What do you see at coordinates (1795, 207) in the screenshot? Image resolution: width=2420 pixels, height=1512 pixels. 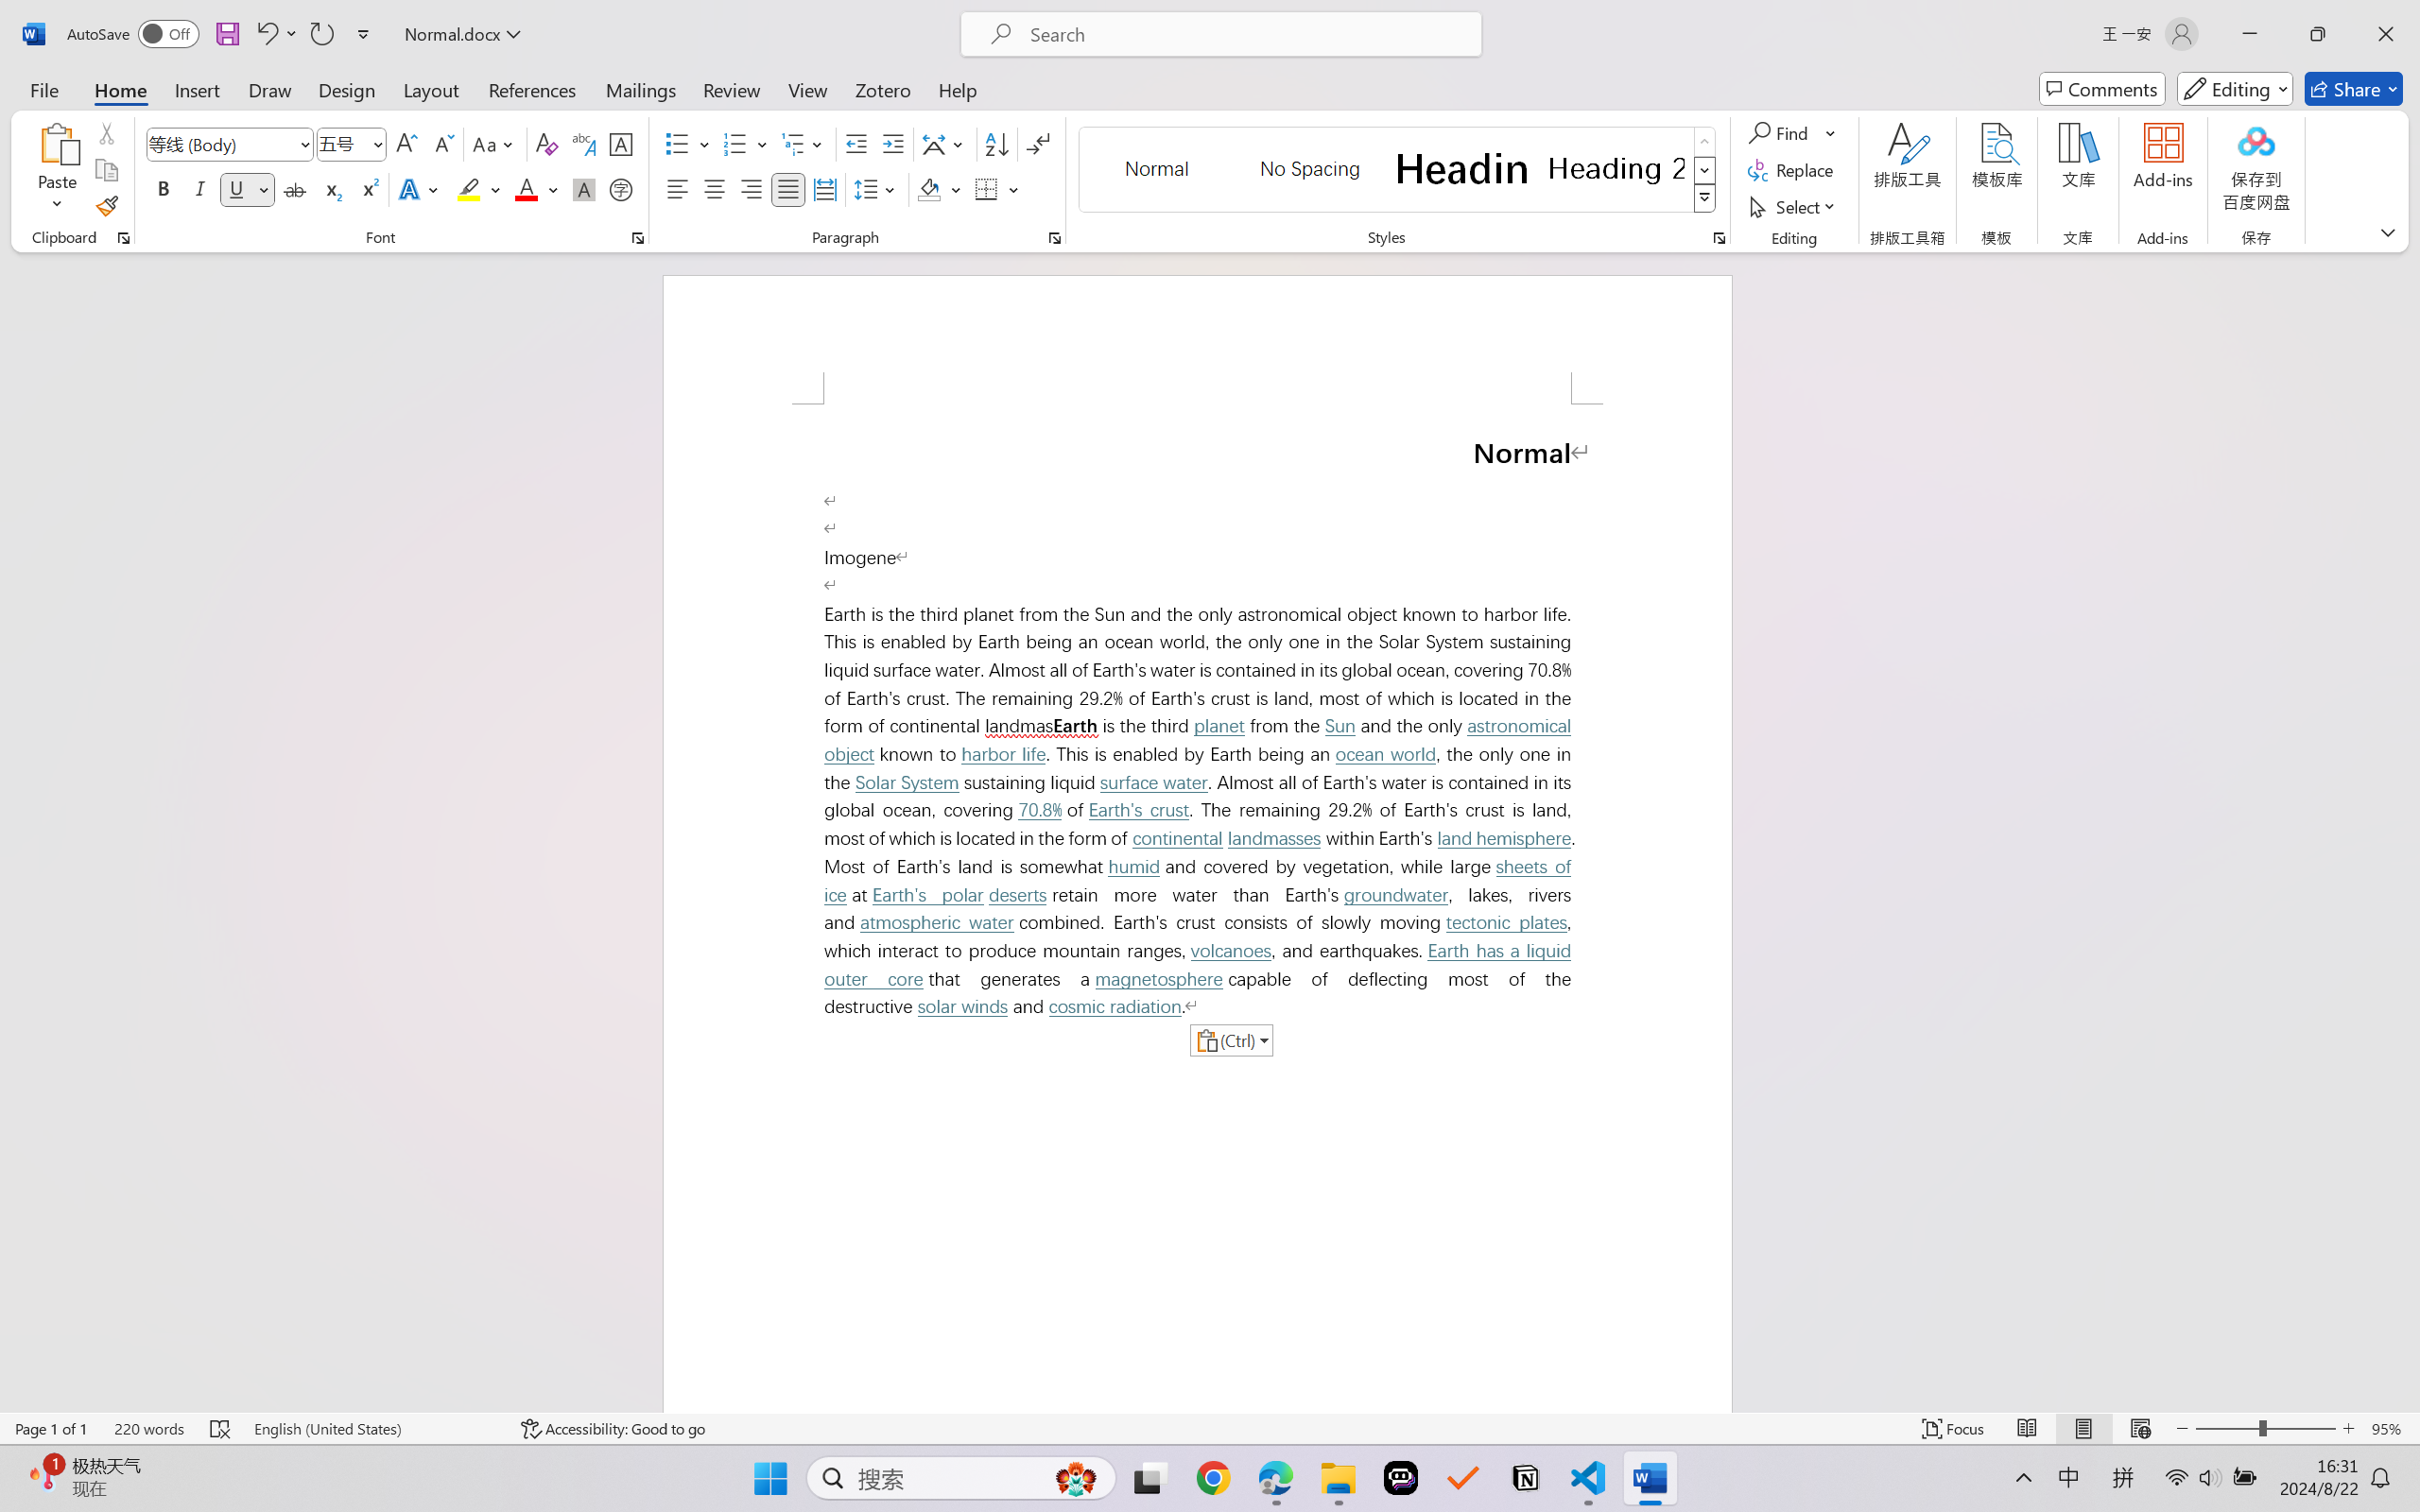 I see `'Select'` at bounding box center [1795, 207].